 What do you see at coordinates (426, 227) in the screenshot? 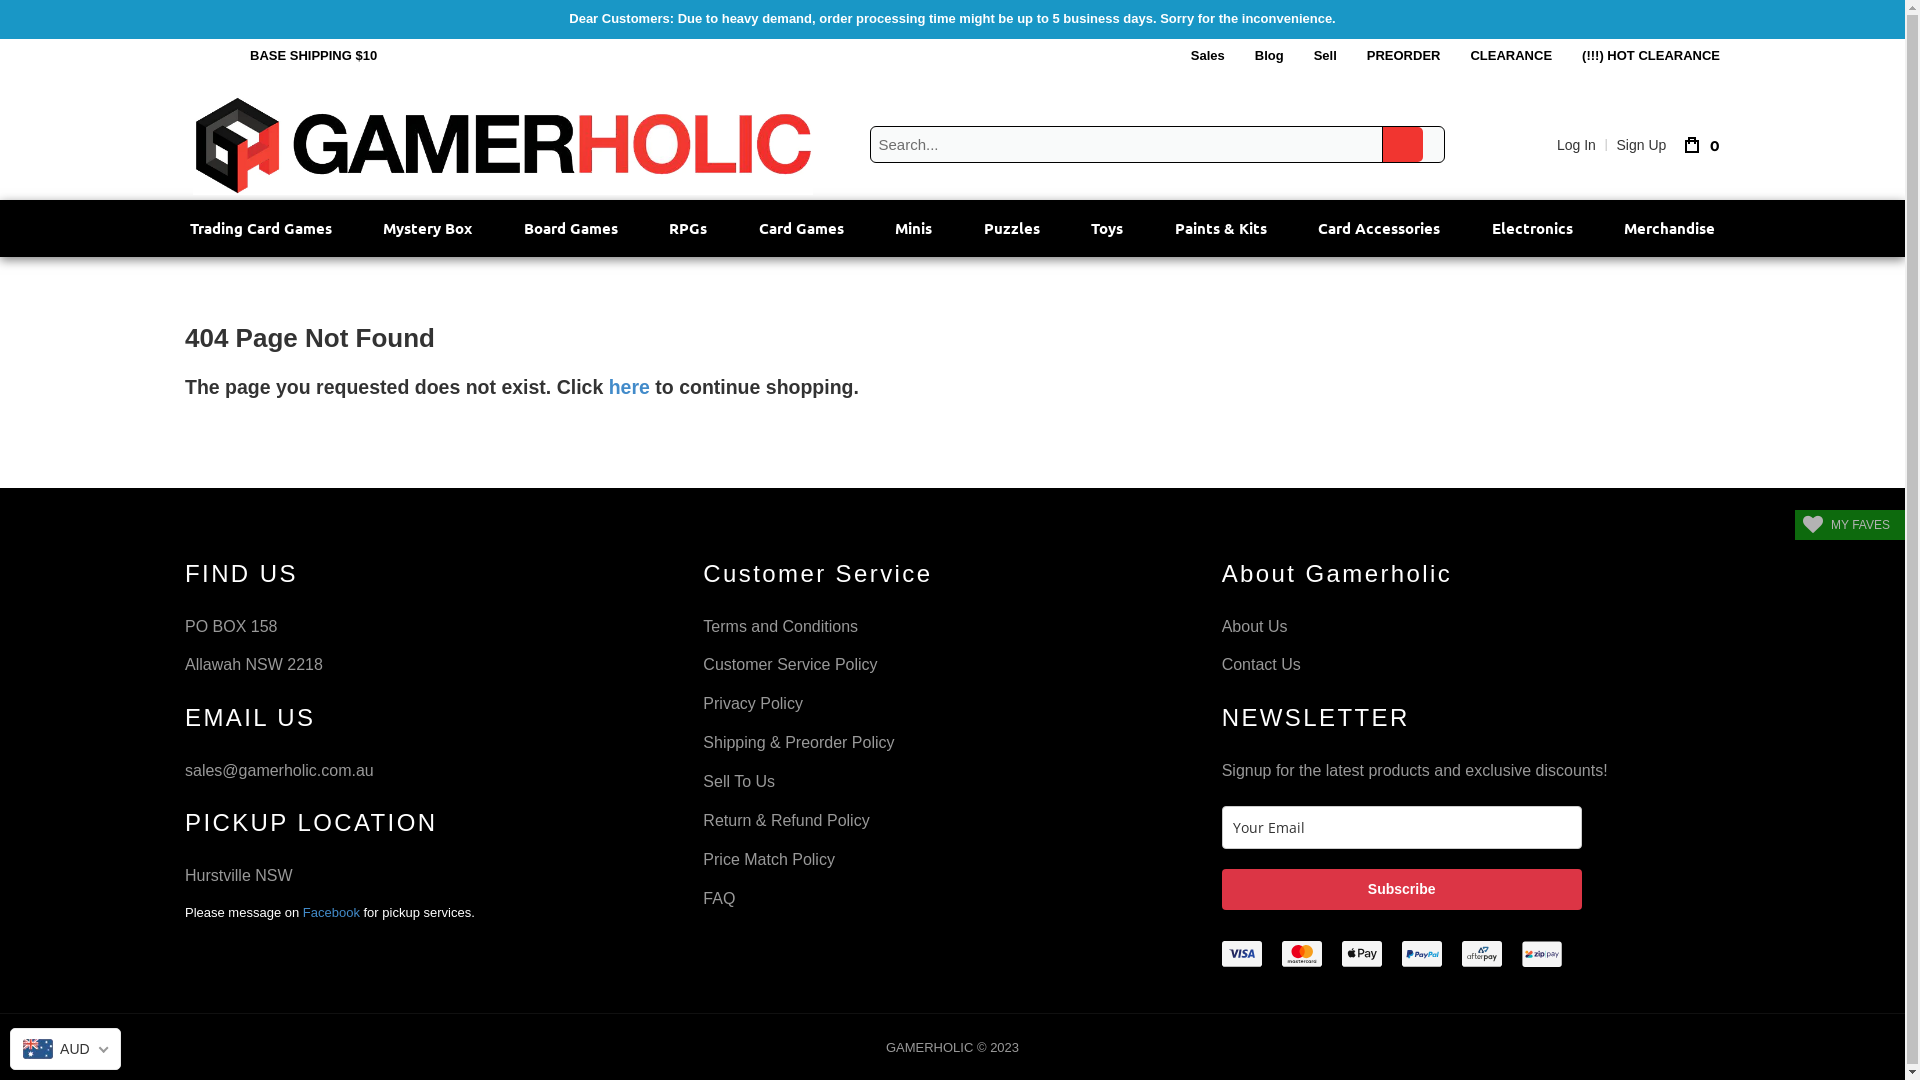
I see `'Mystery Box'` at bounding box center [426, 227].